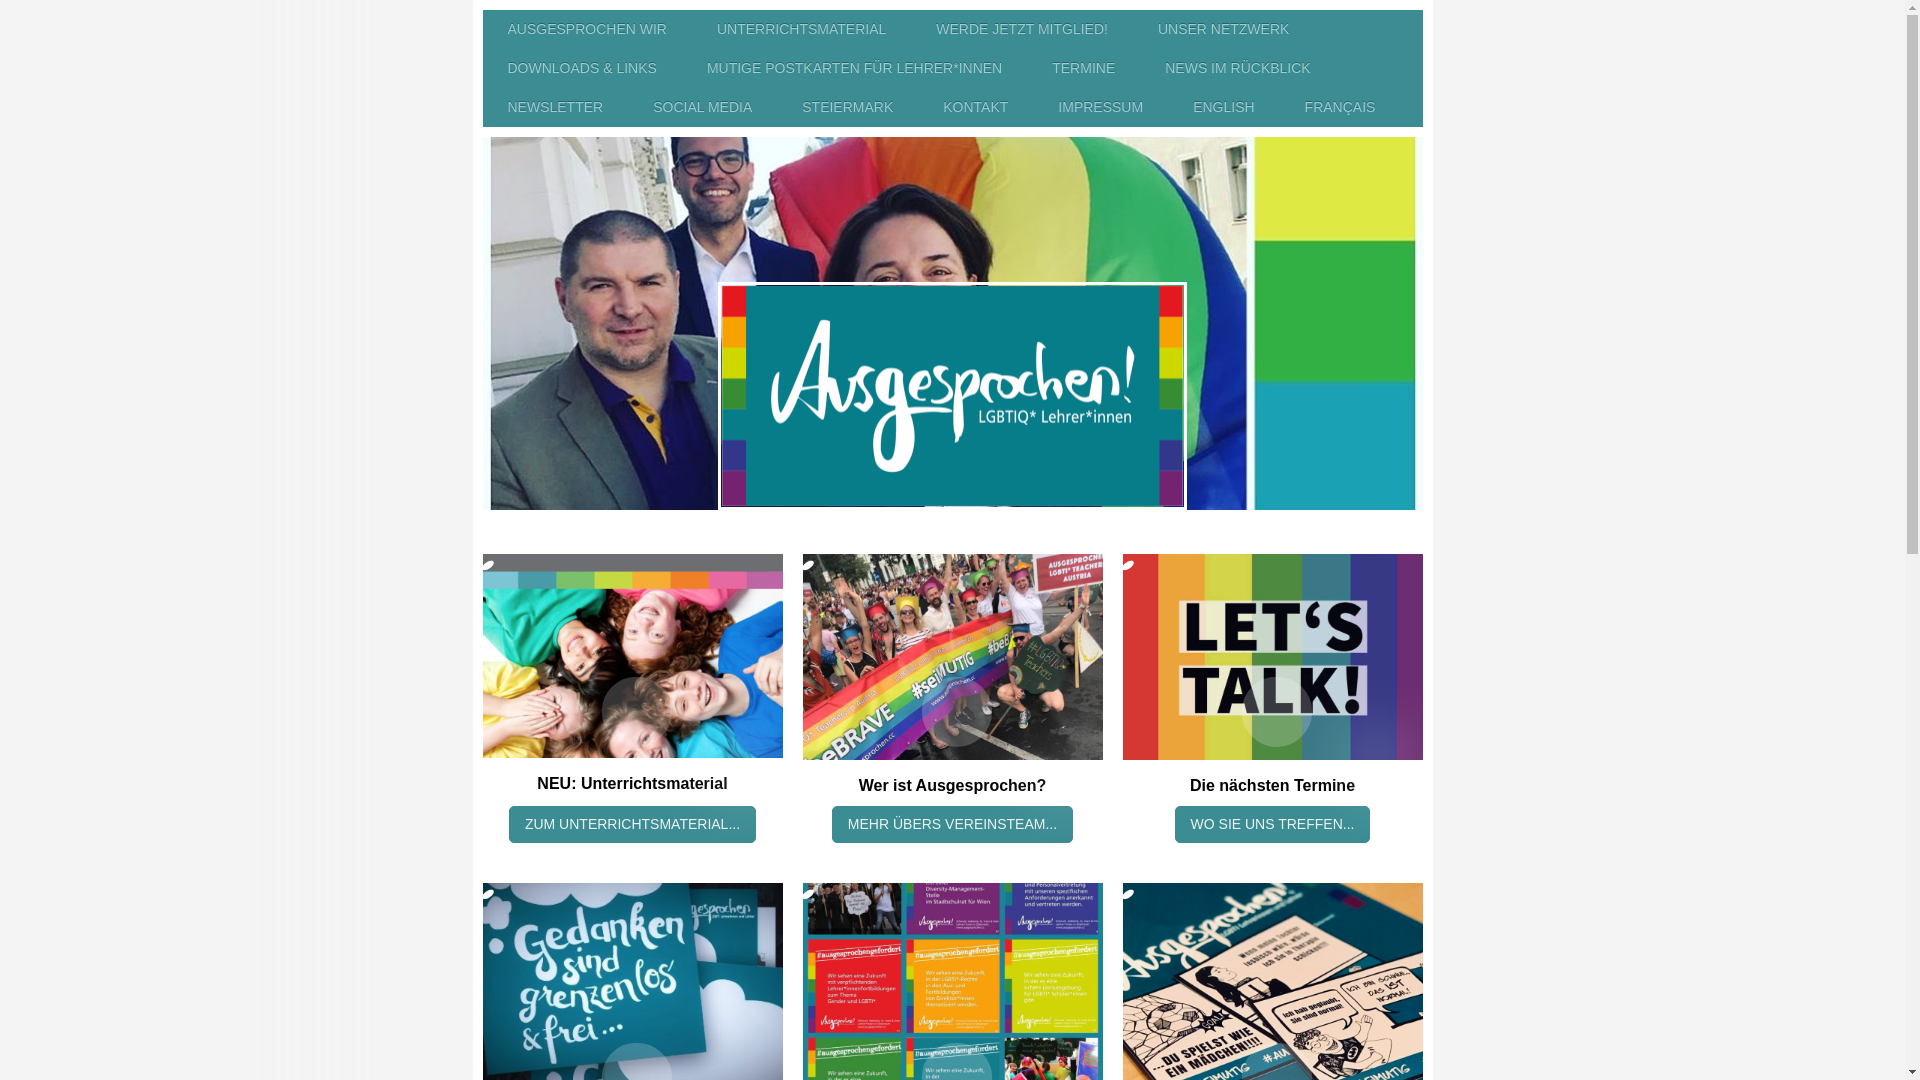  Describe the element at coordinates (555, 107) in the screenshot. I see `'NEWSLETTER'` at that location.